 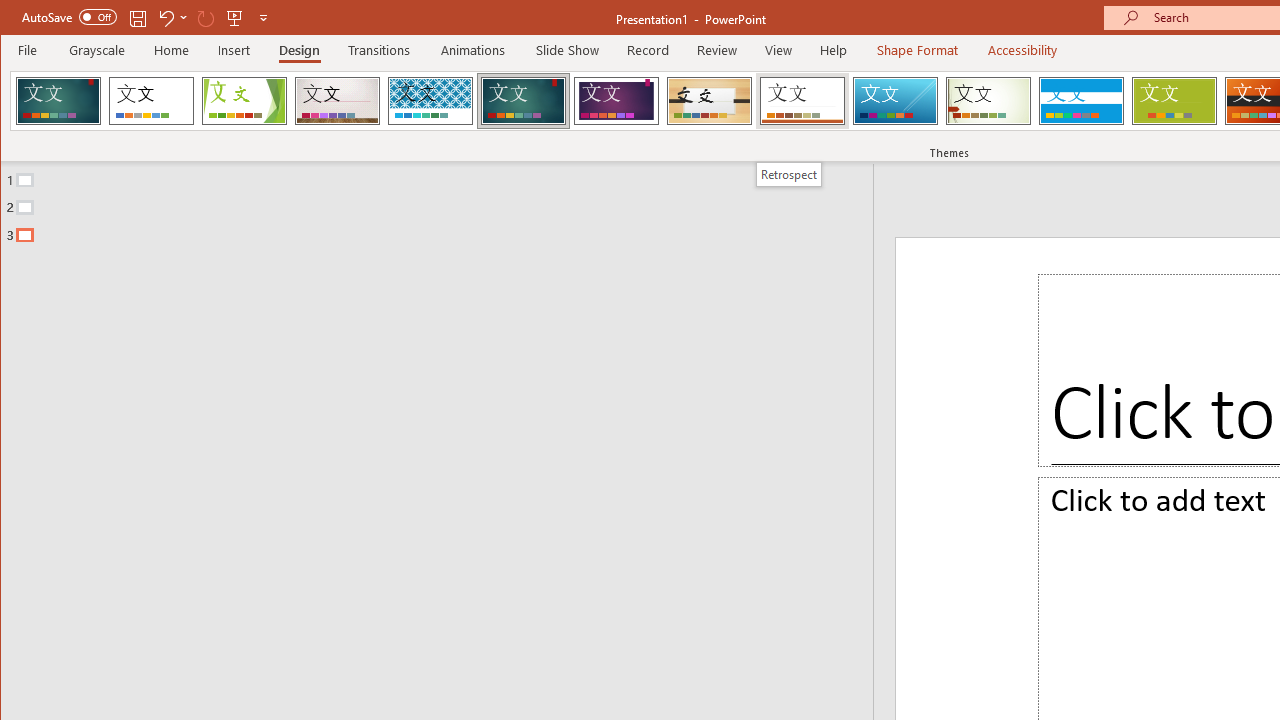 I want to click on 'Dividend', so click(x=58, y=100).